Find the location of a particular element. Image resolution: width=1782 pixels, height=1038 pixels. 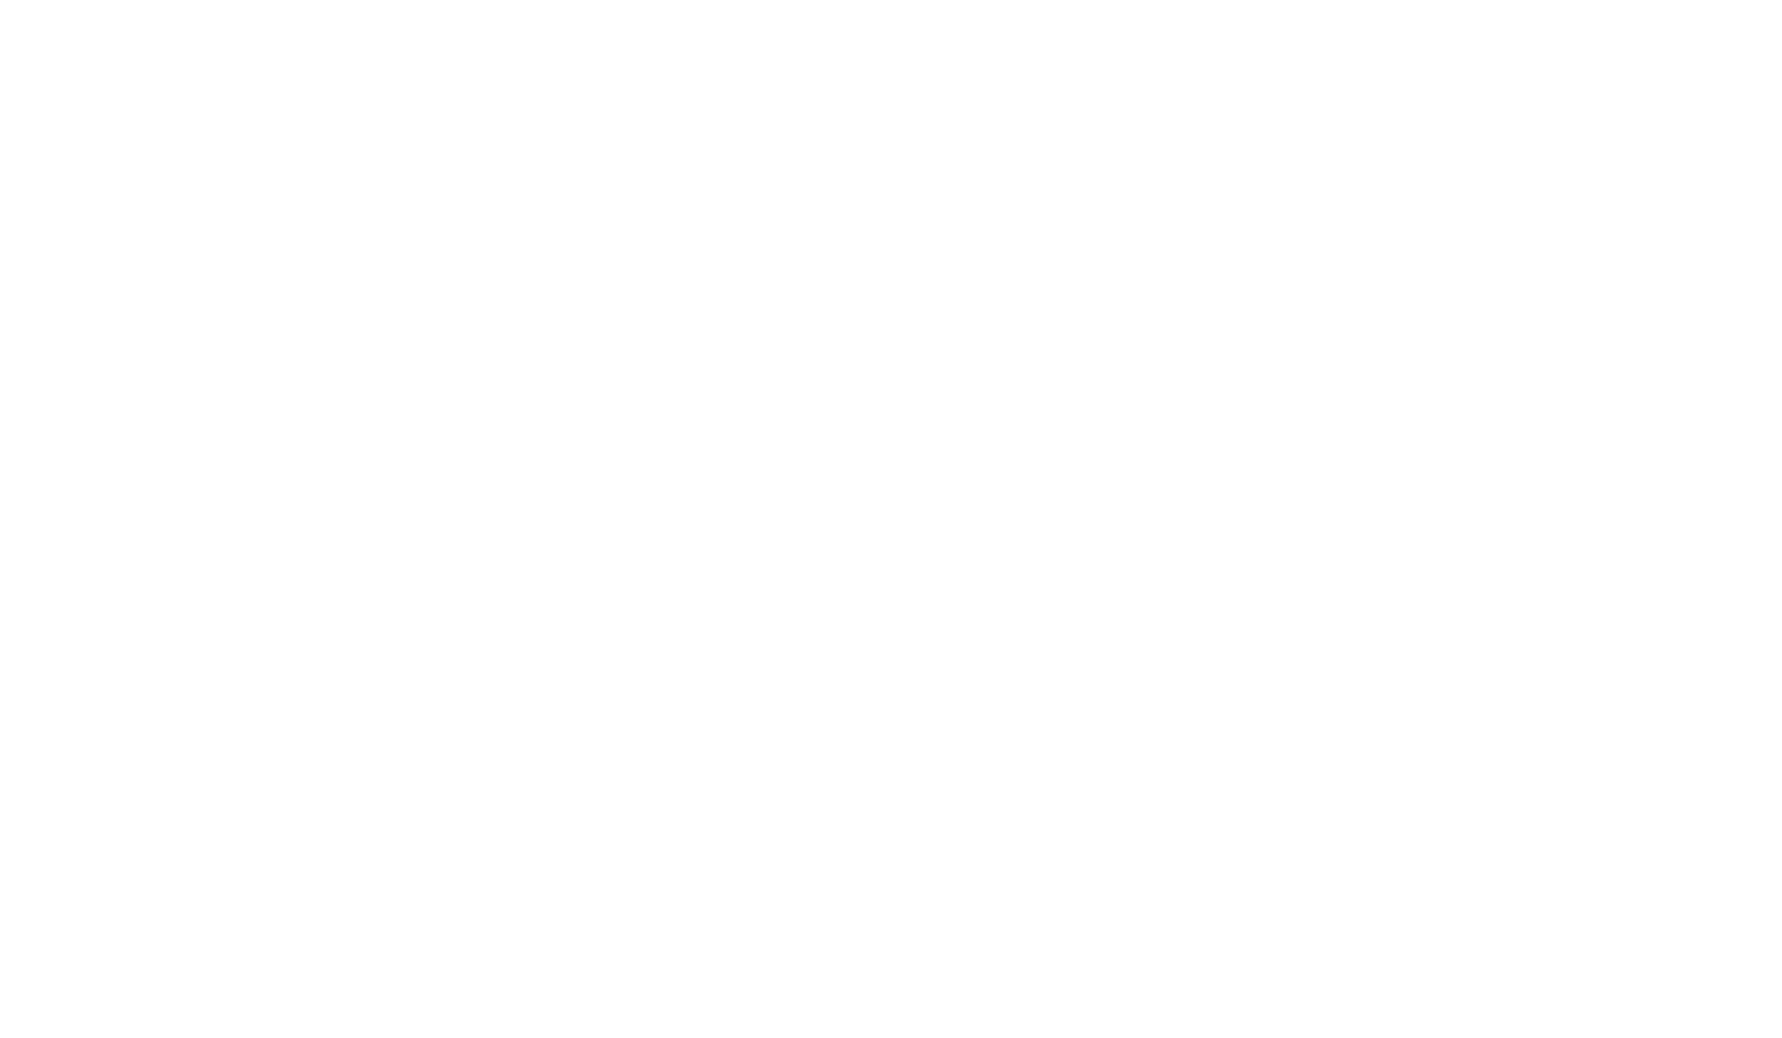

'Discounted After Hours/OnSite Support' is located at coordinates (893, 114).